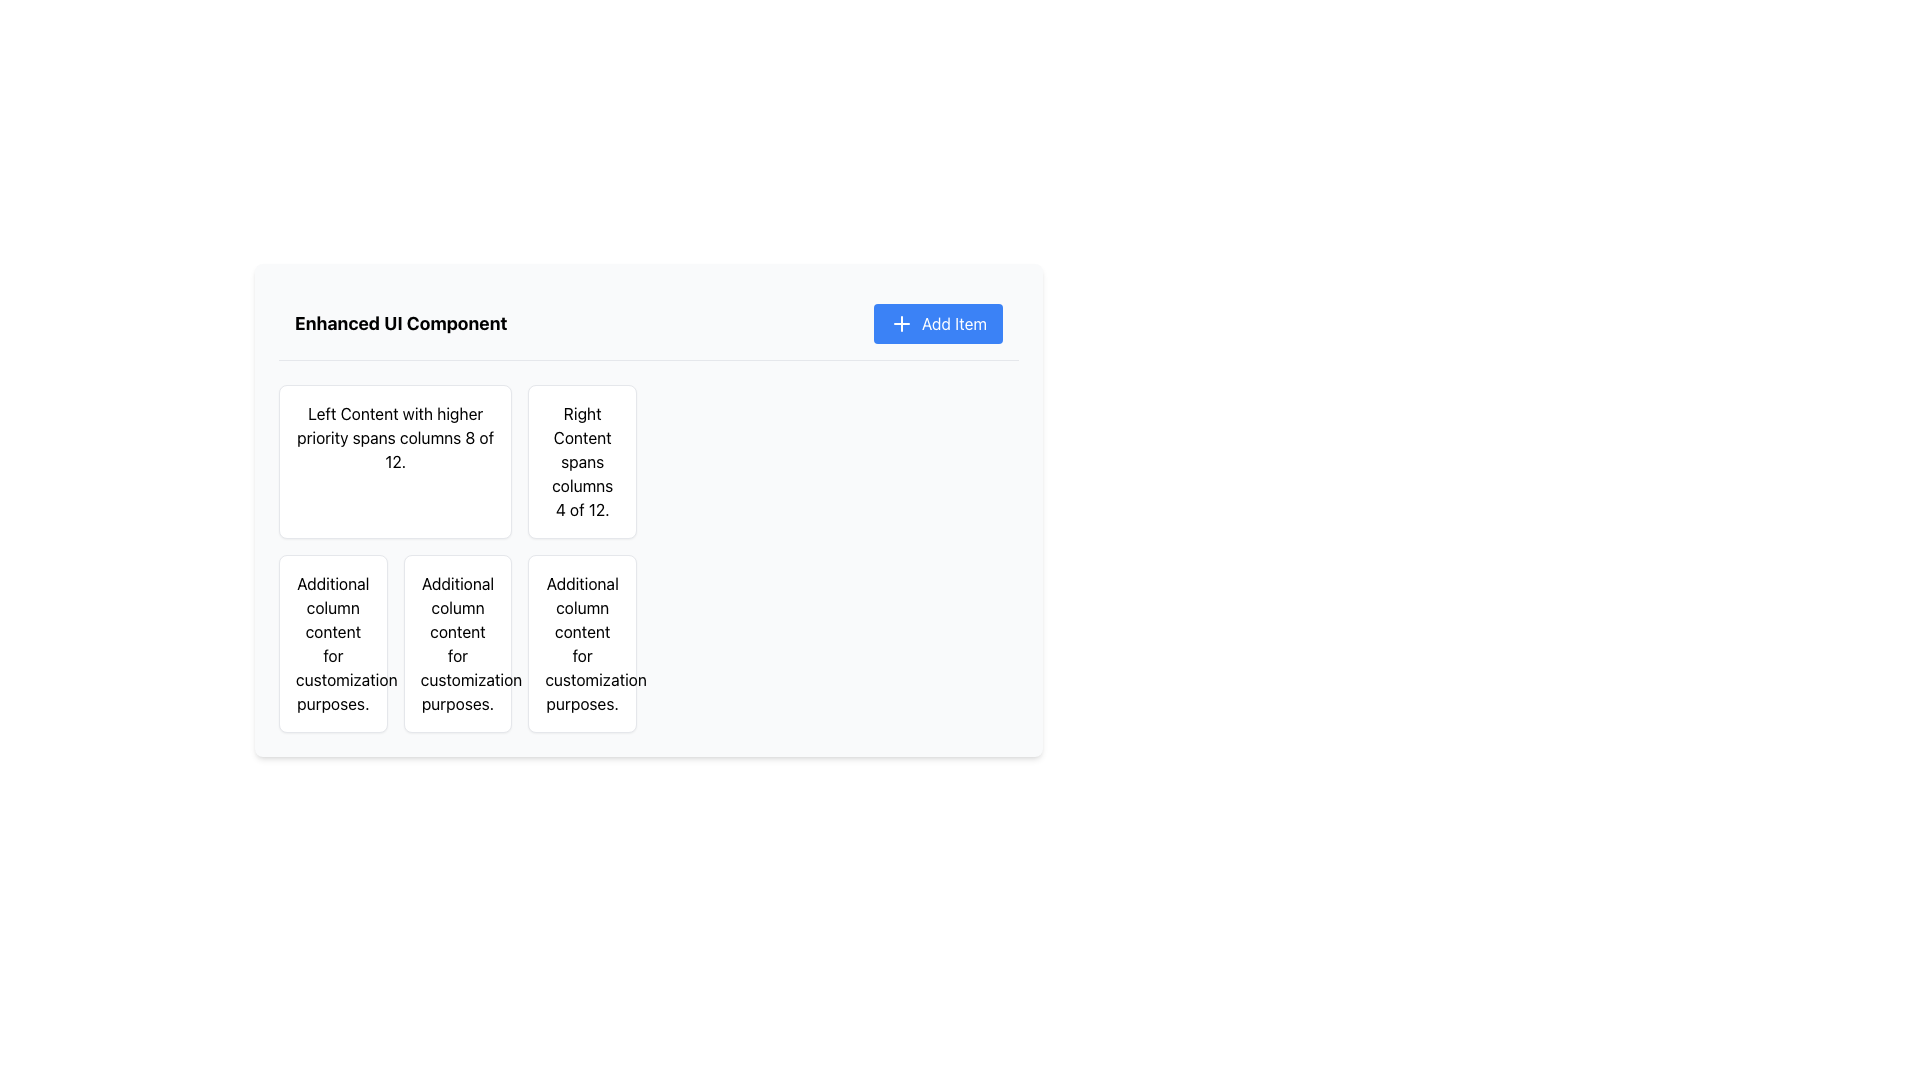  Describe the element at coordinates (581, 644) in the screenshot. I see `text content from the text block displaying the phrase 'Additional column content for customization purposes.' which is the rightmost card in the bottom row of the grid layout` at that location.